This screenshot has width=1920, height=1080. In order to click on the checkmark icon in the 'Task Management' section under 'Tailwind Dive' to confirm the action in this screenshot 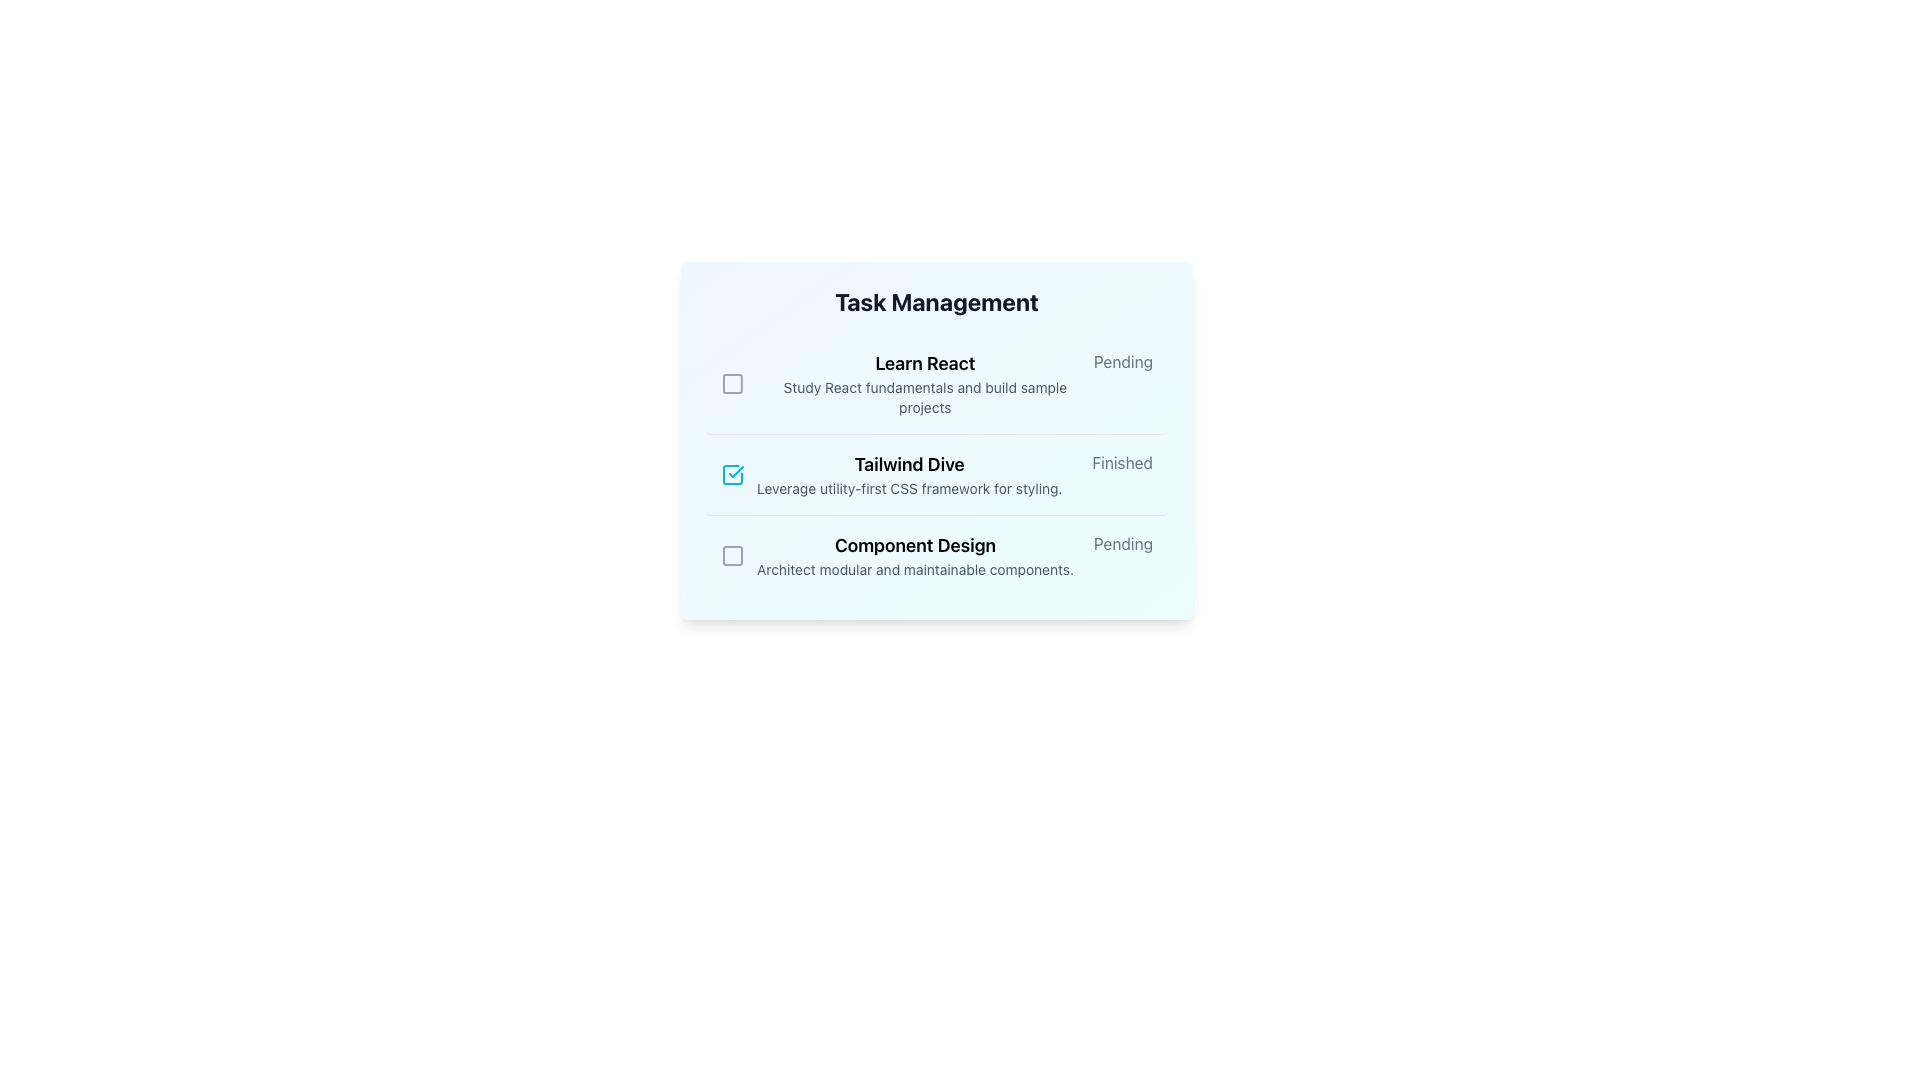, I will do `click(735, 471)`.